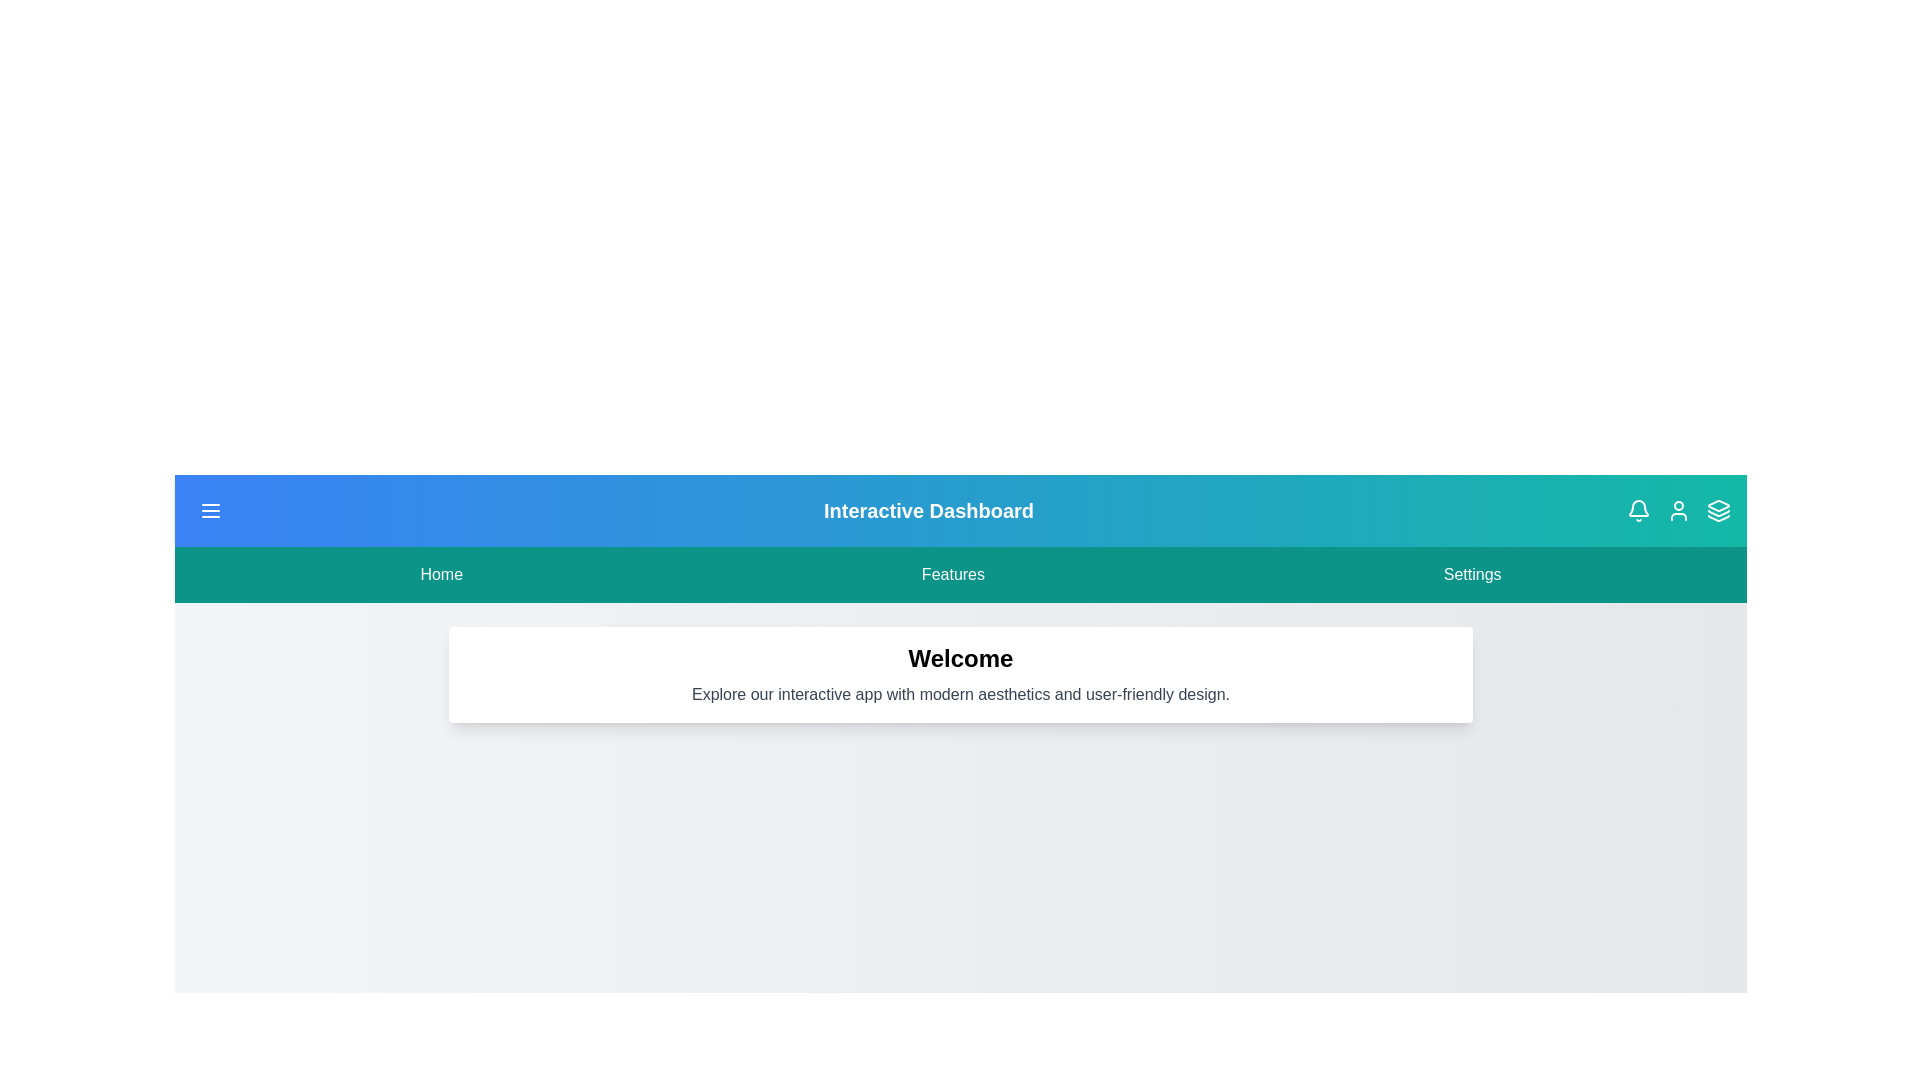 Image resolution: width=1920 pixels, height=1080 pixels. I want to click on menu button located at the top-left corner of the app bar, so click(211, 509).